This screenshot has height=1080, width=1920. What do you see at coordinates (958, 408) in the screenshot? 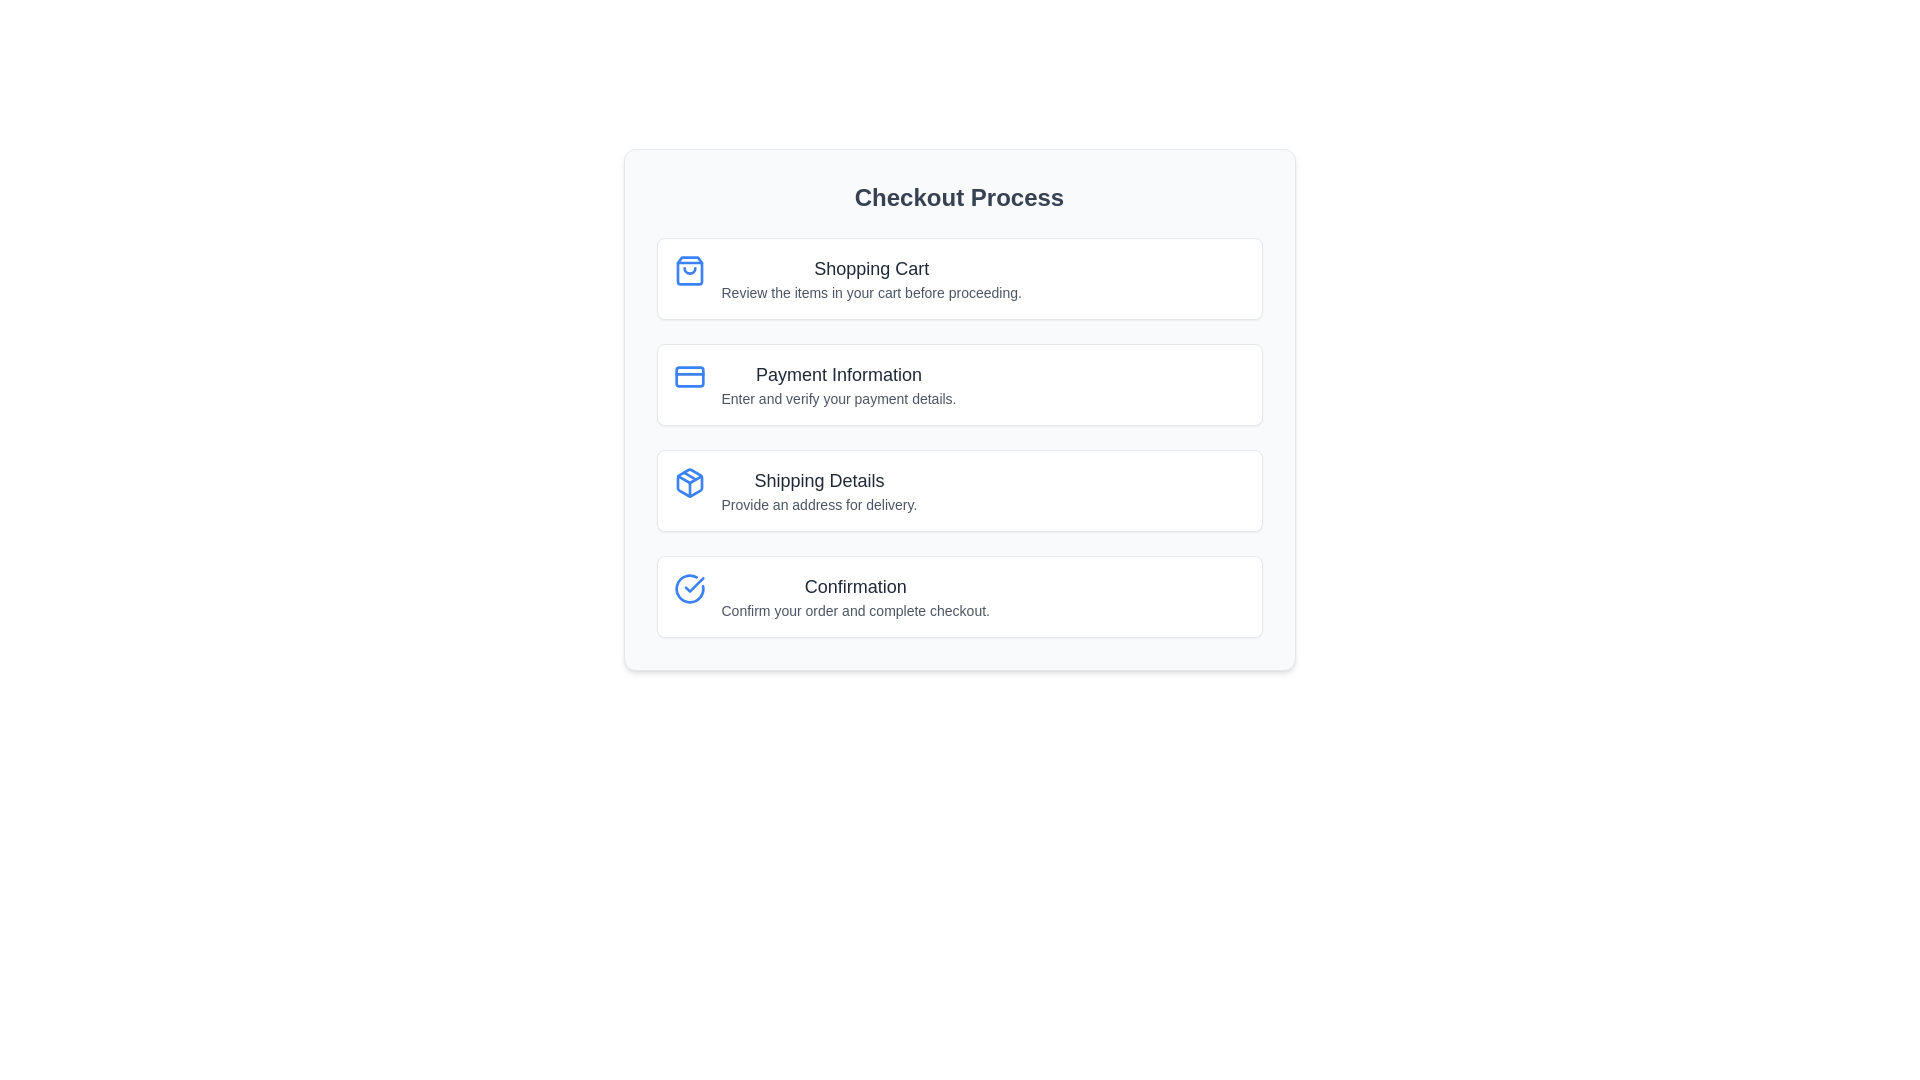
I see `the Informational Section that displays information about entering and verifying payment details in the checkout process` at bounding box center [958, 408].